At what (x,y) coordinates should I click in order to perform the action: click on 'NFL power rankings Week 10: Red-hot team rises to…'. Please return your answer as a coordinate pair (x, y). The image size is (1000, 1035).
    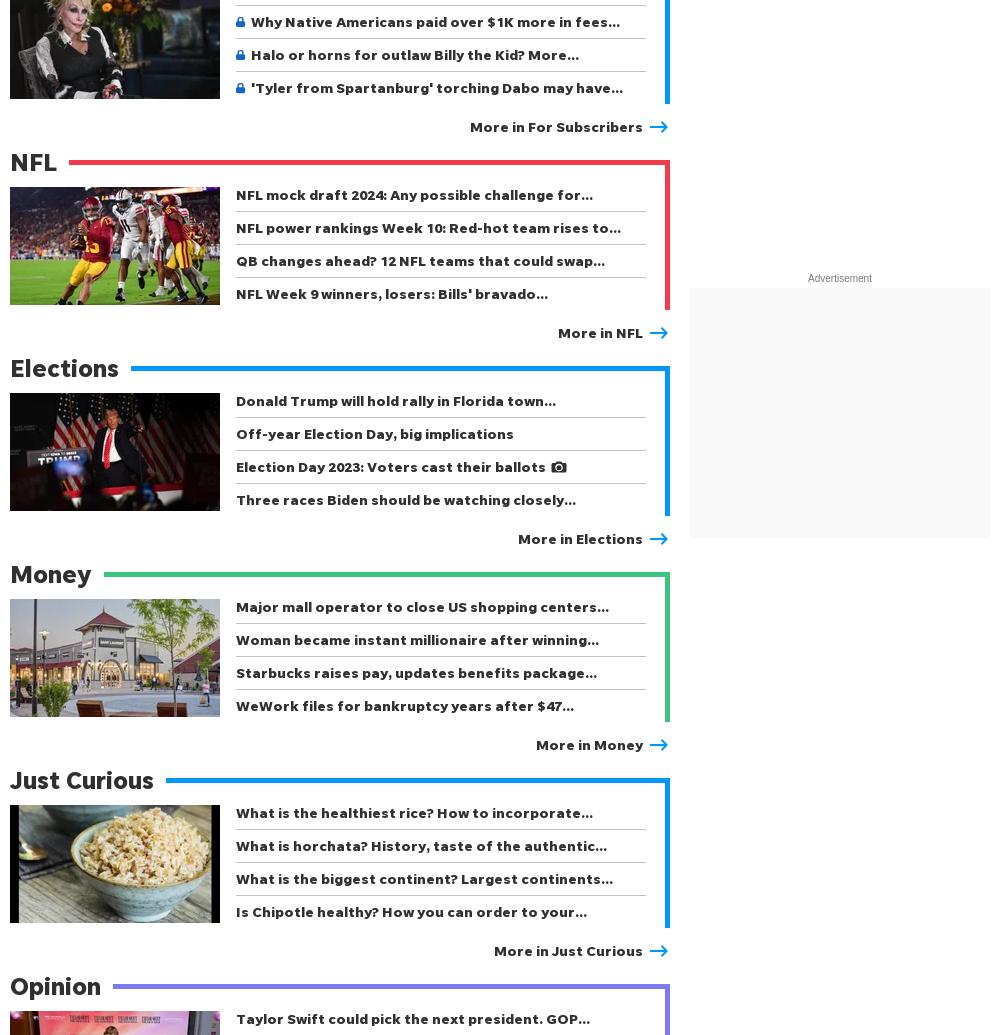
    Looking at the image, I should click on (428, 227).